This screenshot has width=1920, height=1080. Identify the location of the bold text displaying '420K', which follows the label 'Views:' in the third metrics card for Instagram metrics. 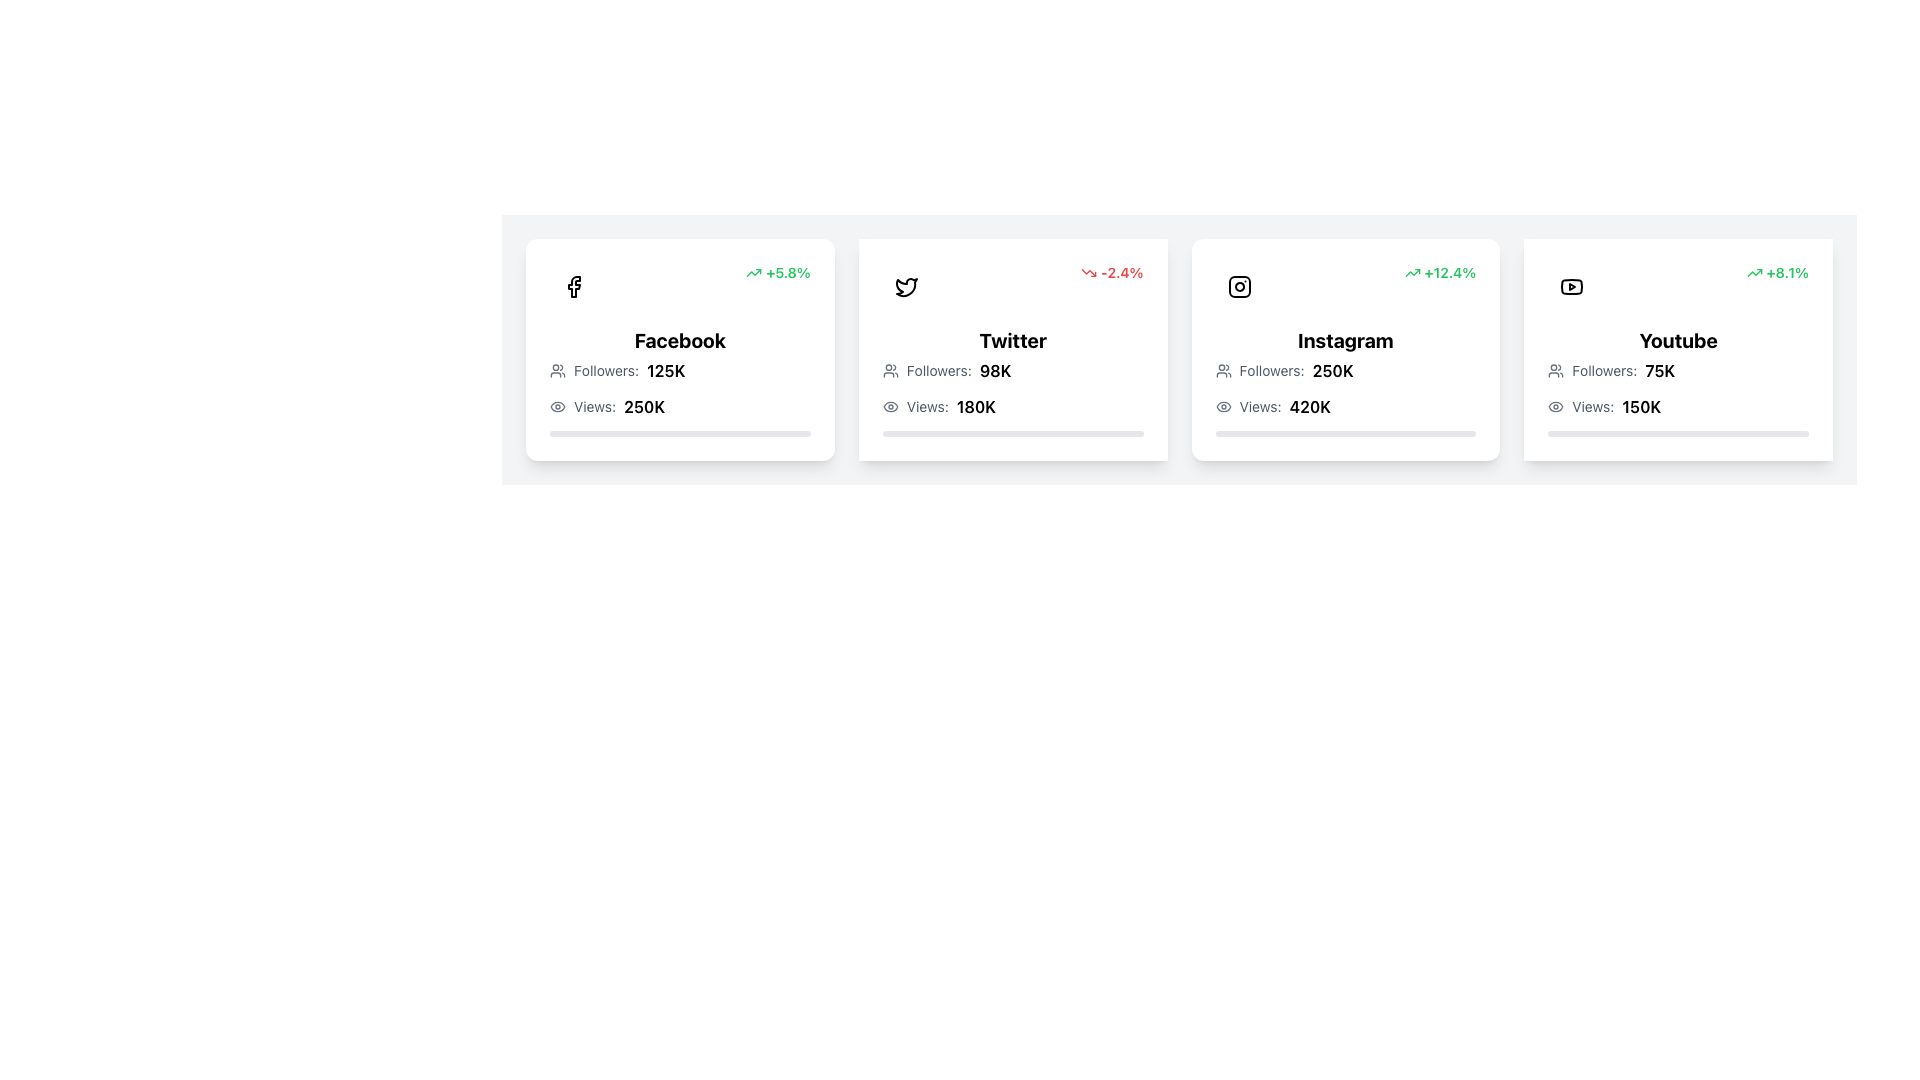
(1310, 406).